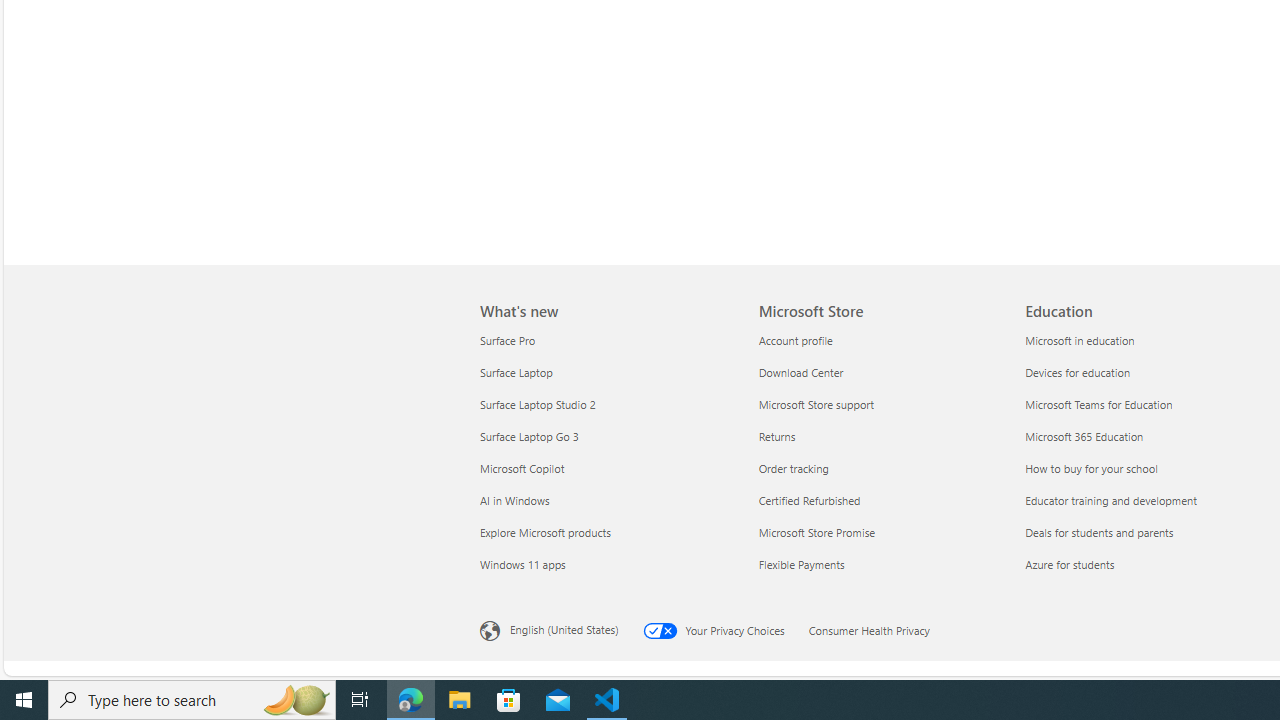 The height and width of the screenshot is (720, 1280). Describe the element at coordinates (606, 372) in the screenshot. I see `'Surface Laptop'` at that location.